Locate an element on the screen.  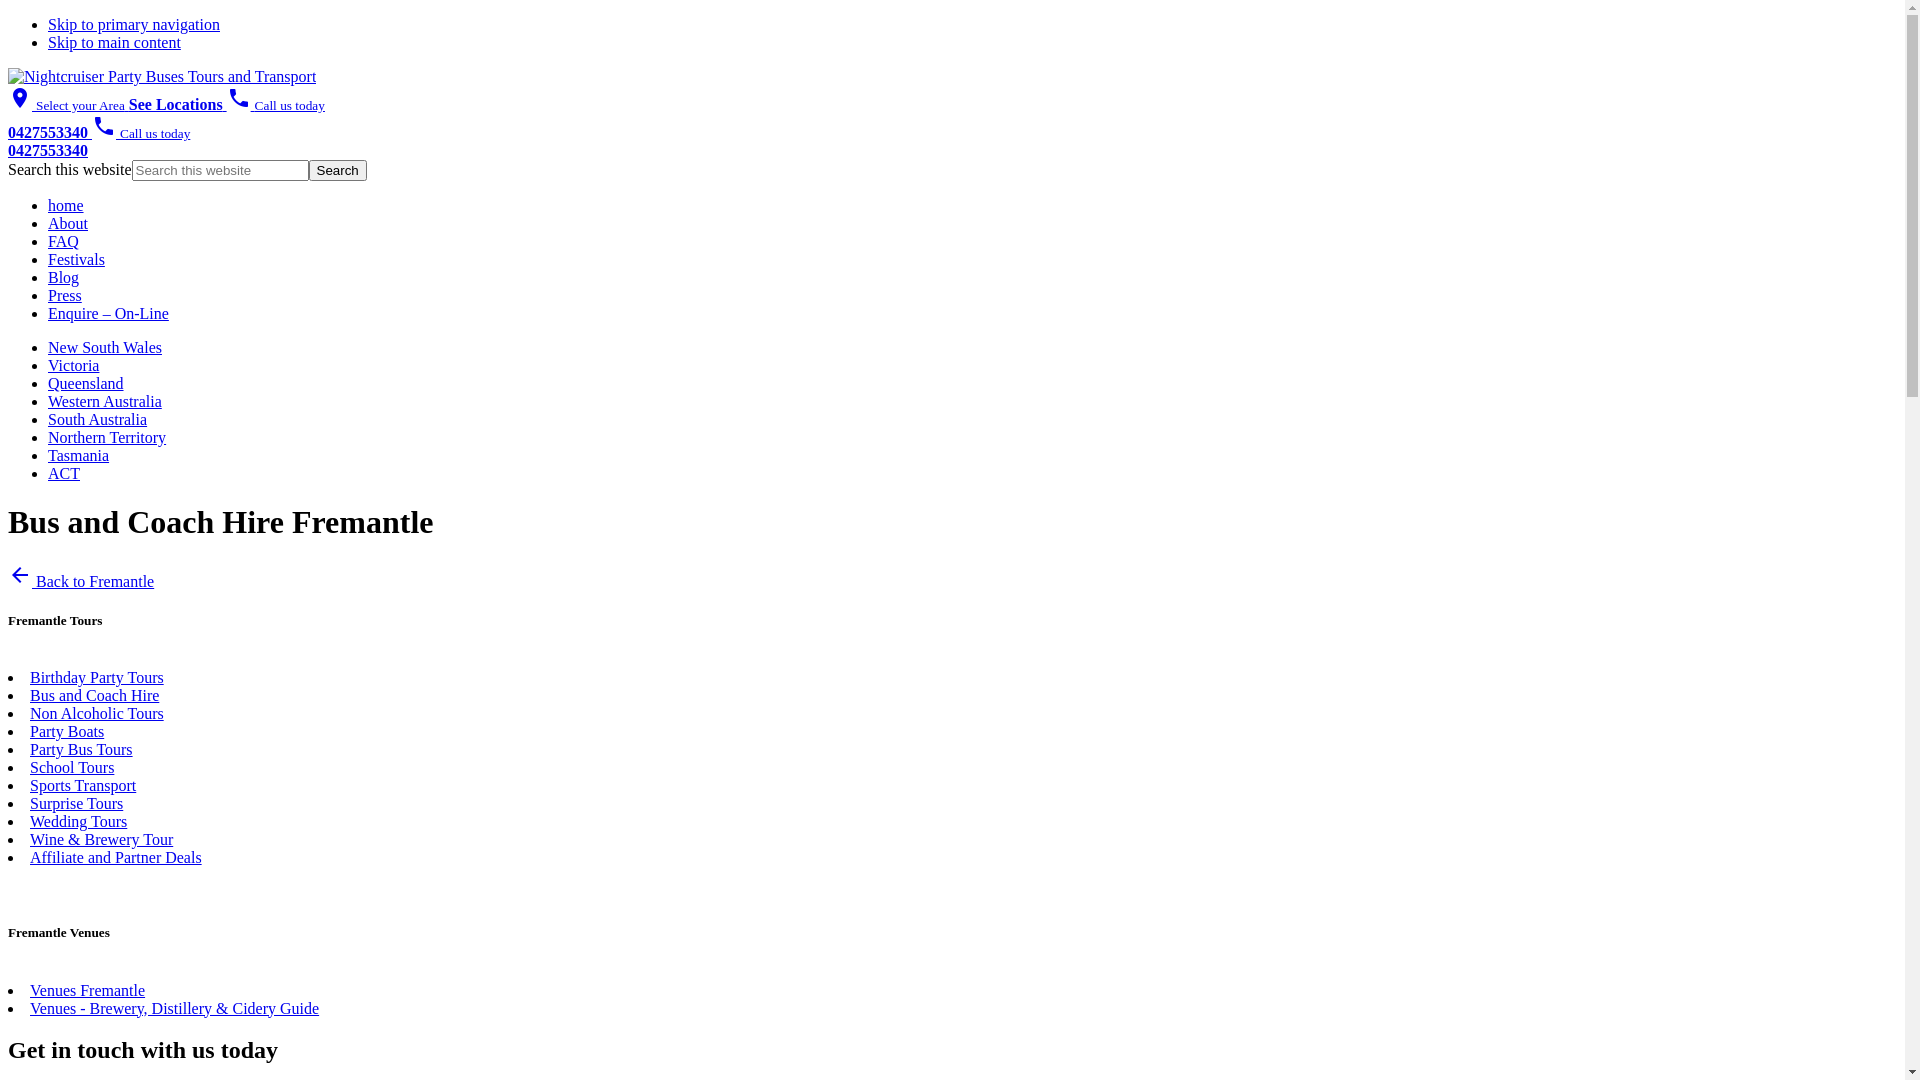
'phone Call us today is located at coordinates (98, 140).